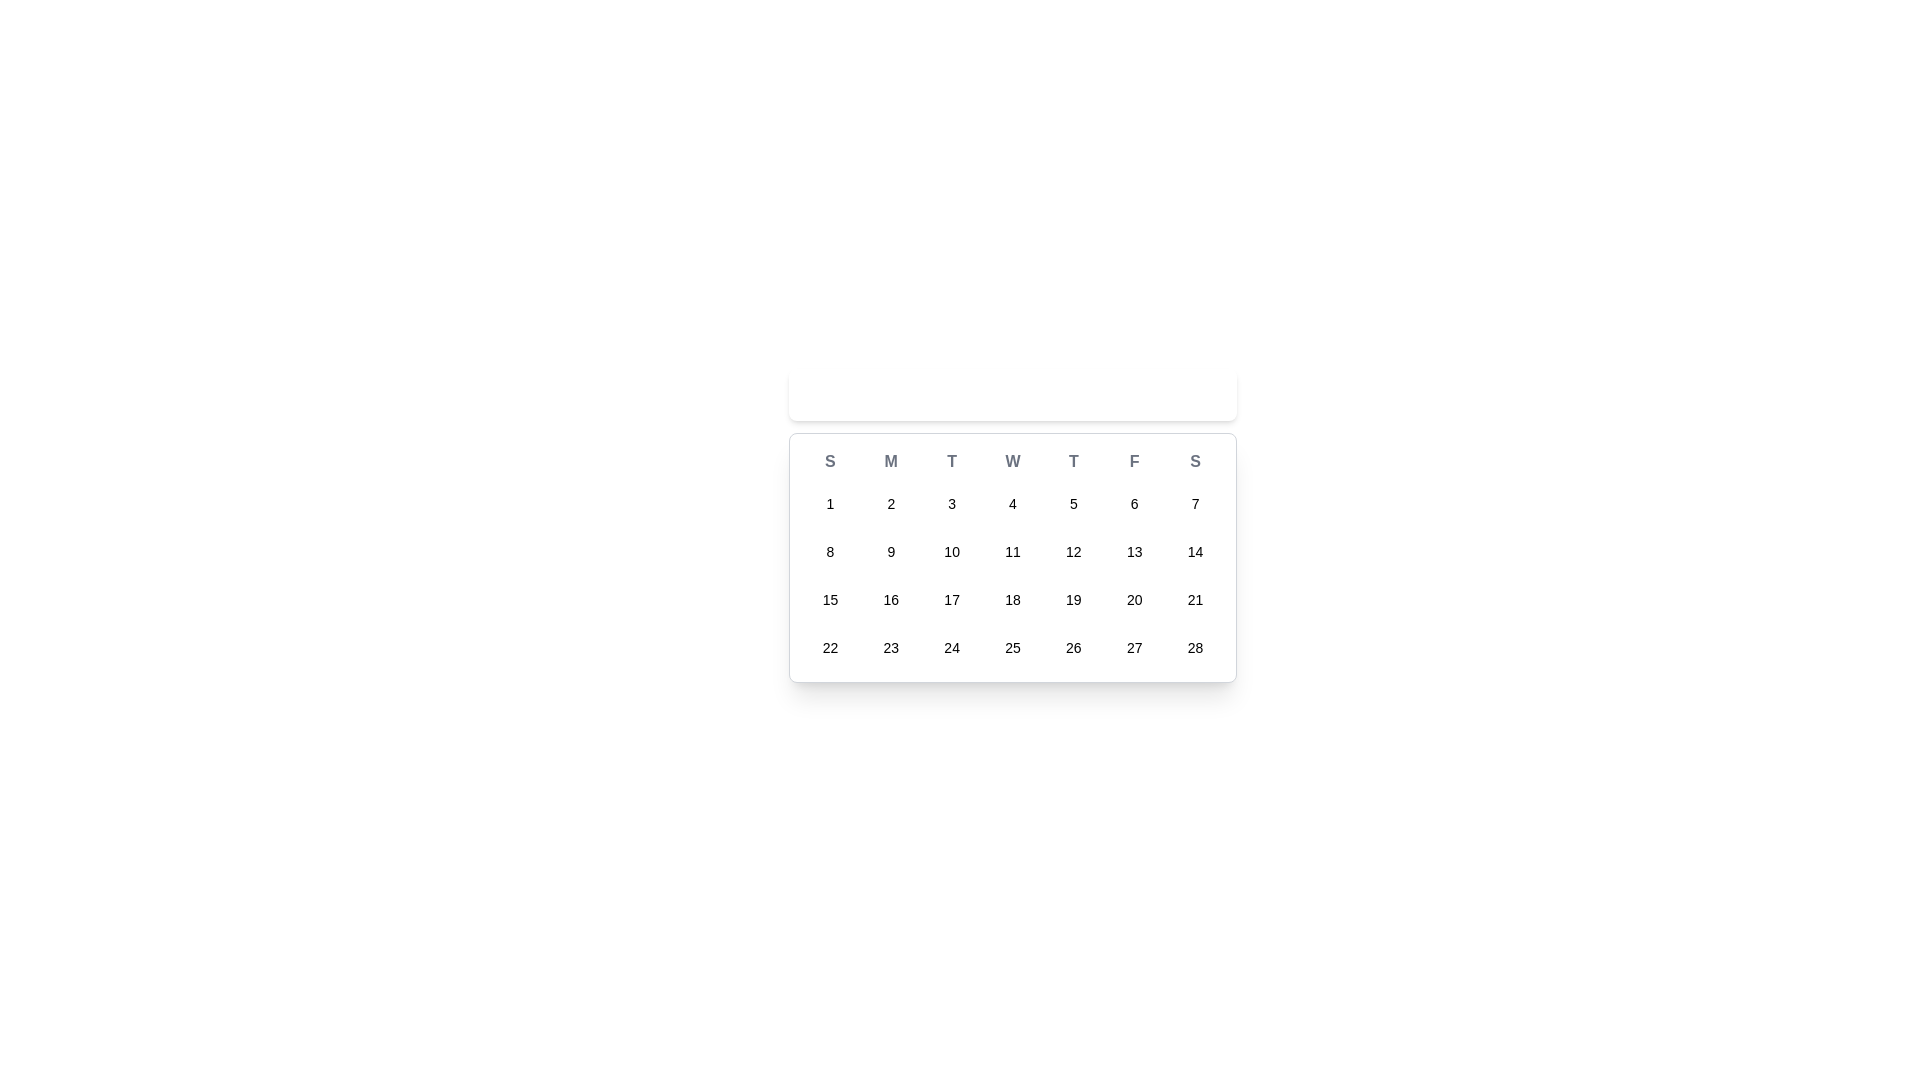 The image size is (1920, 1080). What do you see at coordinates (1134, 462) in the screenshot?
I see `the text label representing 'Friday' in the weekly calendar view, located in the first row and sixth column of the grid layout` at bounding box center [1134, 462].